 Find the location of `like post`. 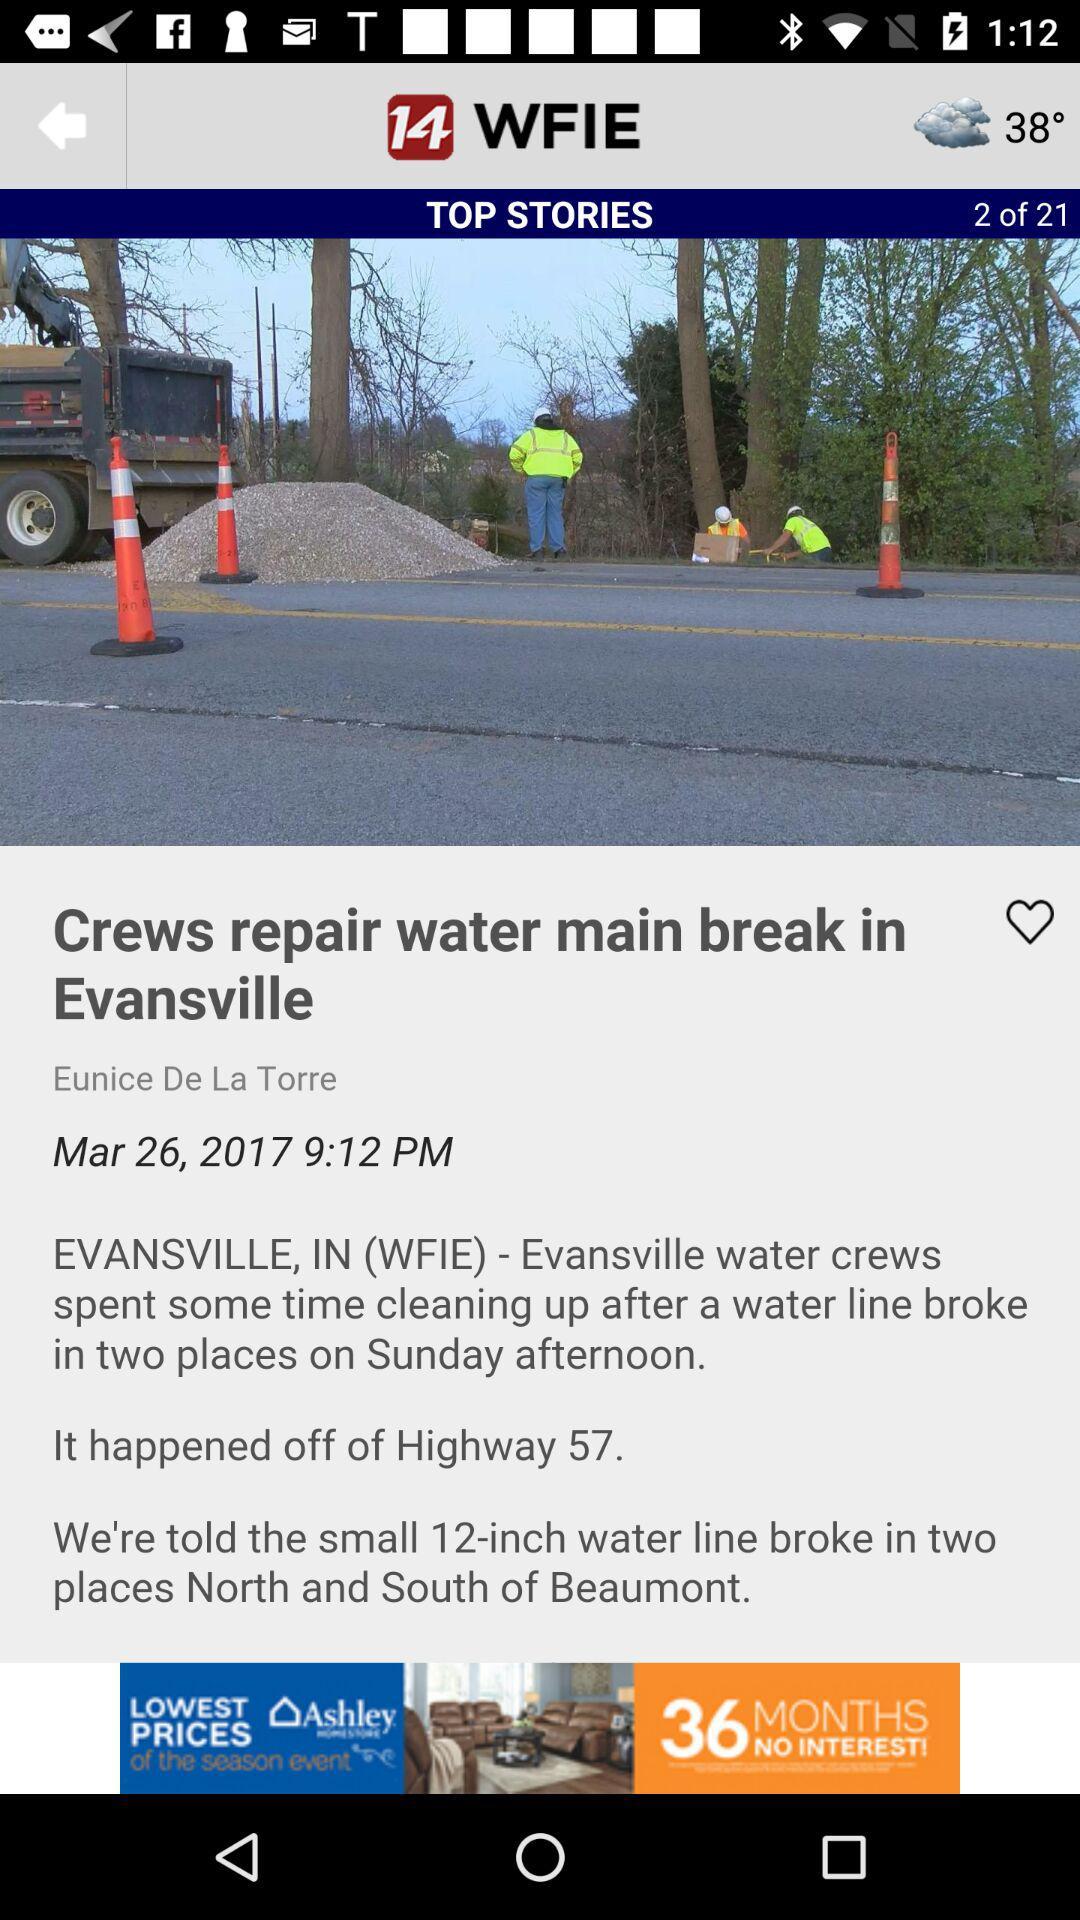

like post is located at coordinates (1017, 921).